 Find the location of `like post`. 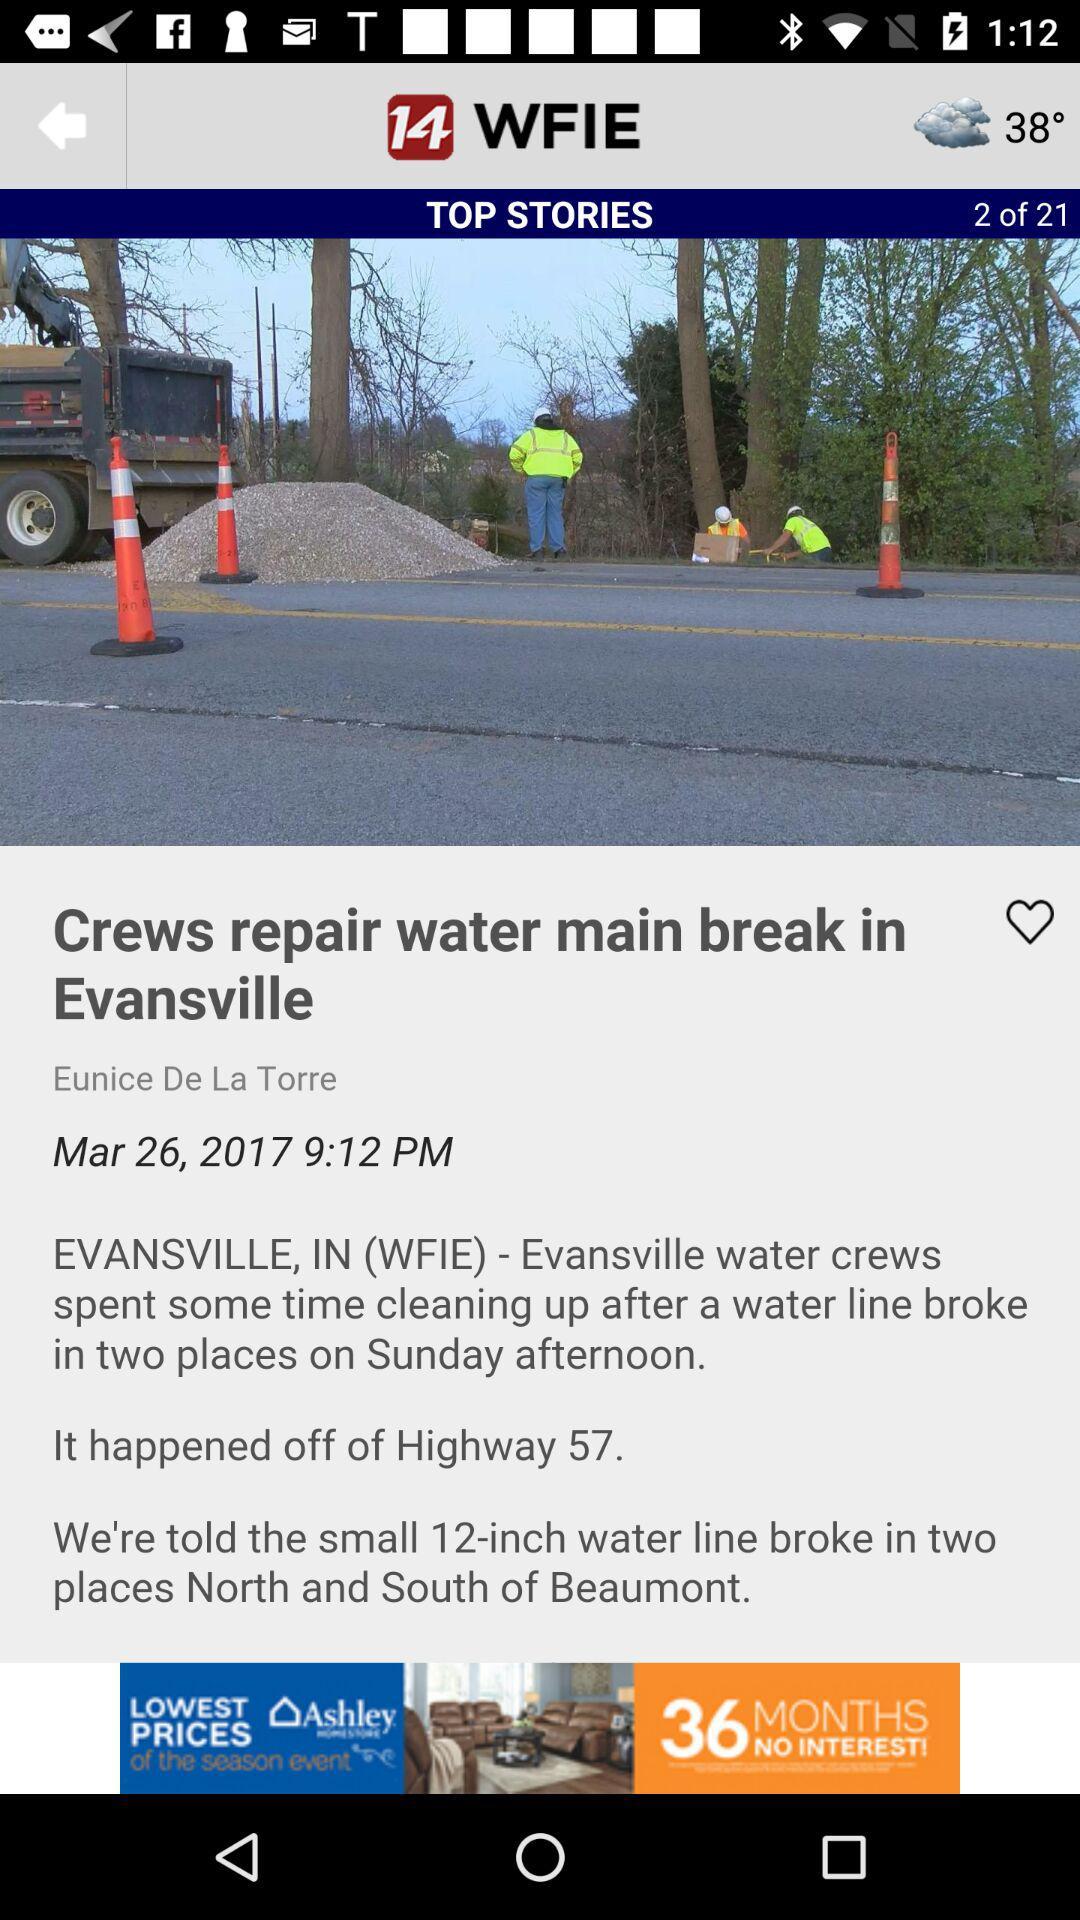

like post is located at coordinates (1017, 921).